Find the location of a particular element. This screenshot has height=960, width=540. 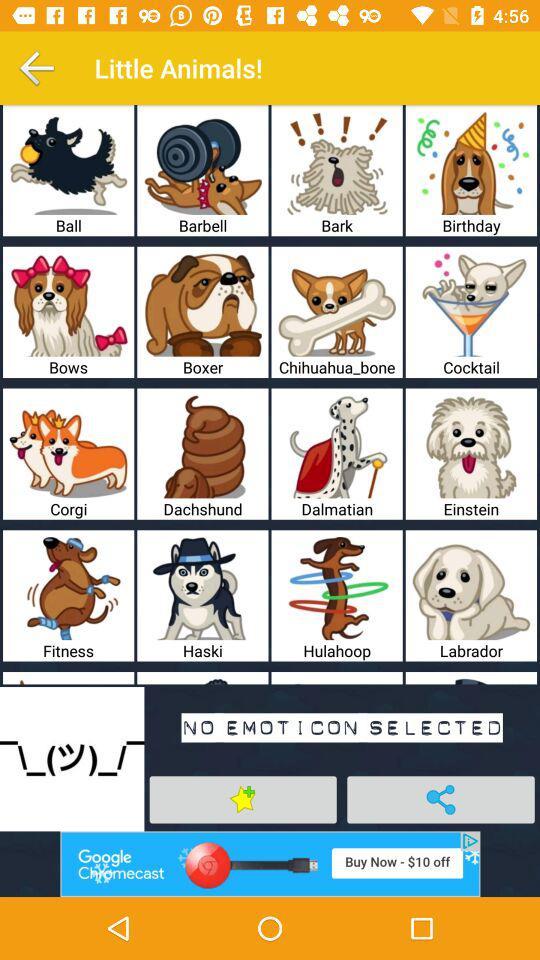

go back is located at coordinates (36, 68).